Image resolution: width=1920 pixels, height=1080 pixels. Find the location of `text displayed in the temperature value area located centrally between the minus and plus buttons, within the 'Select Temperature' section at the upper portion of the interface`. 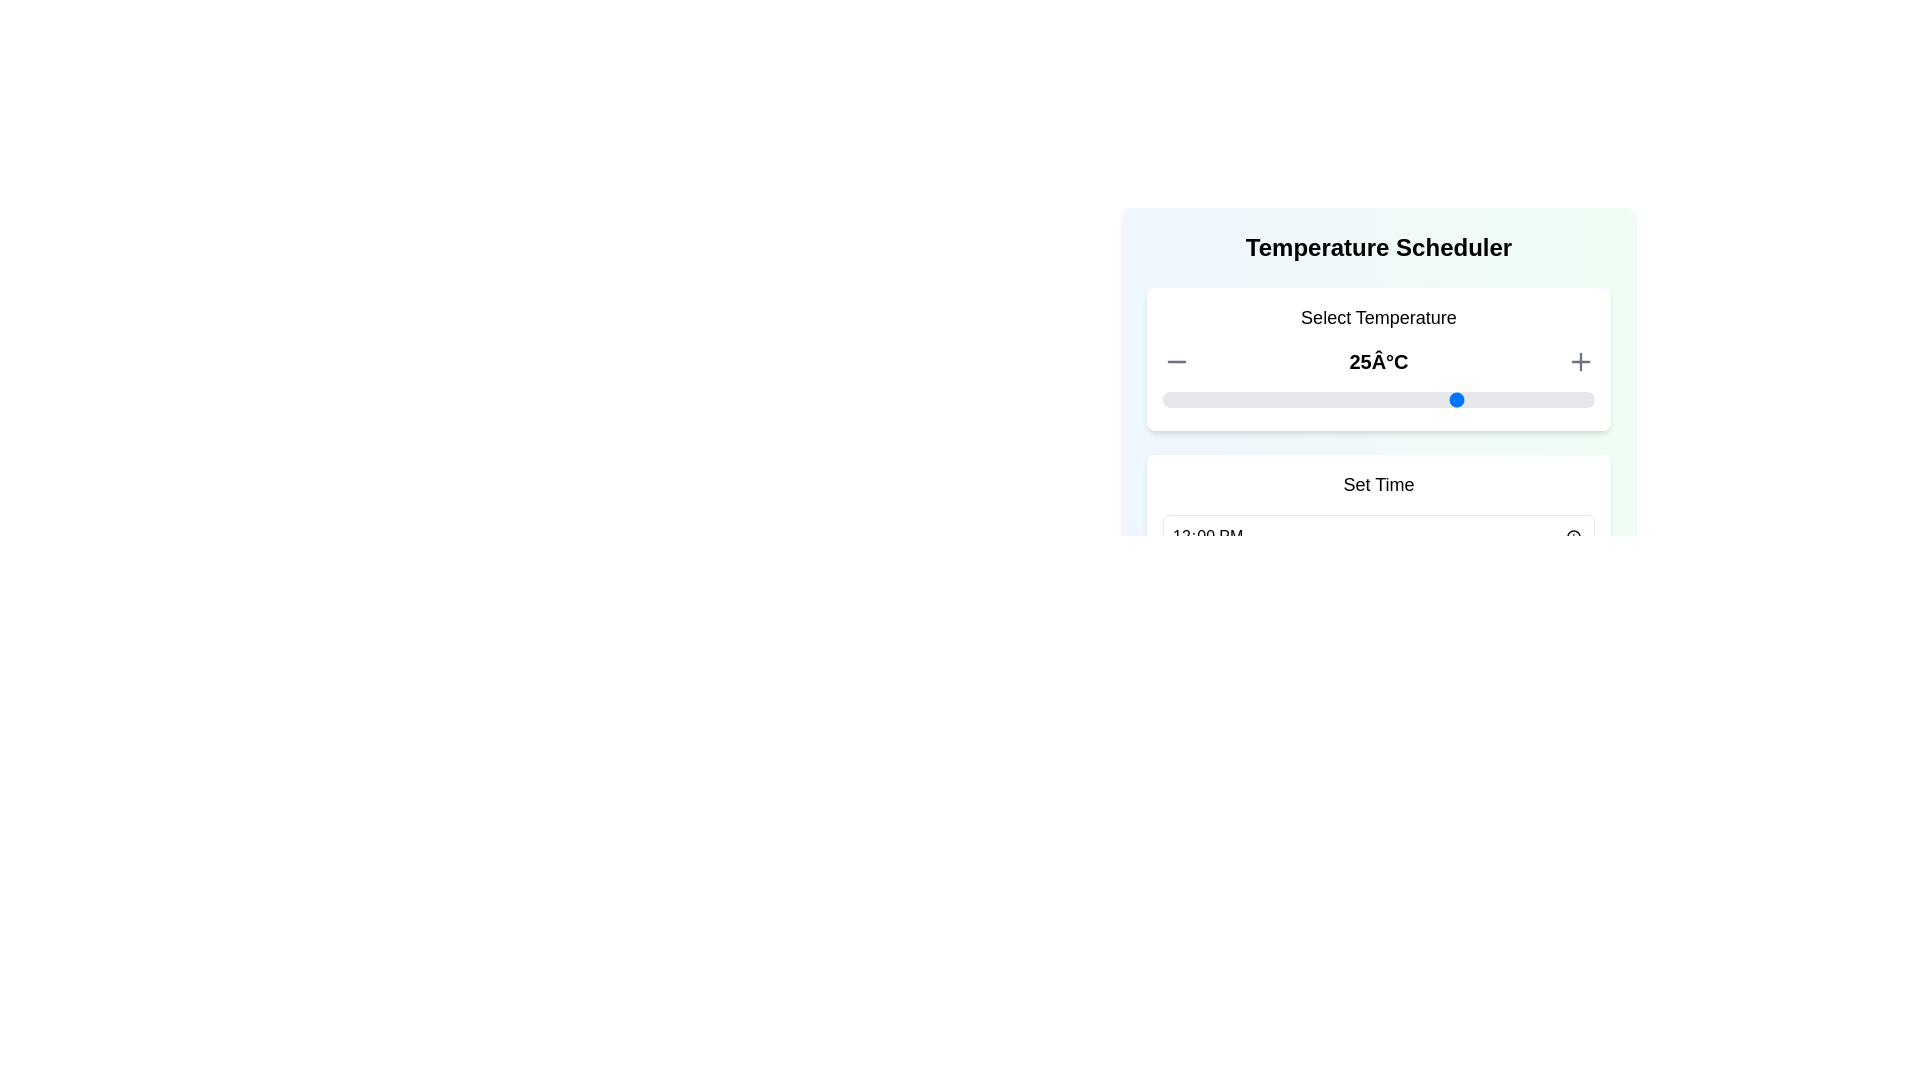

text displayed in the temperature value area located centrally between the minus and plus buttons, within the 'Select Temperature' section at the upper portion of the interface is located at coordinates (1377, 362).